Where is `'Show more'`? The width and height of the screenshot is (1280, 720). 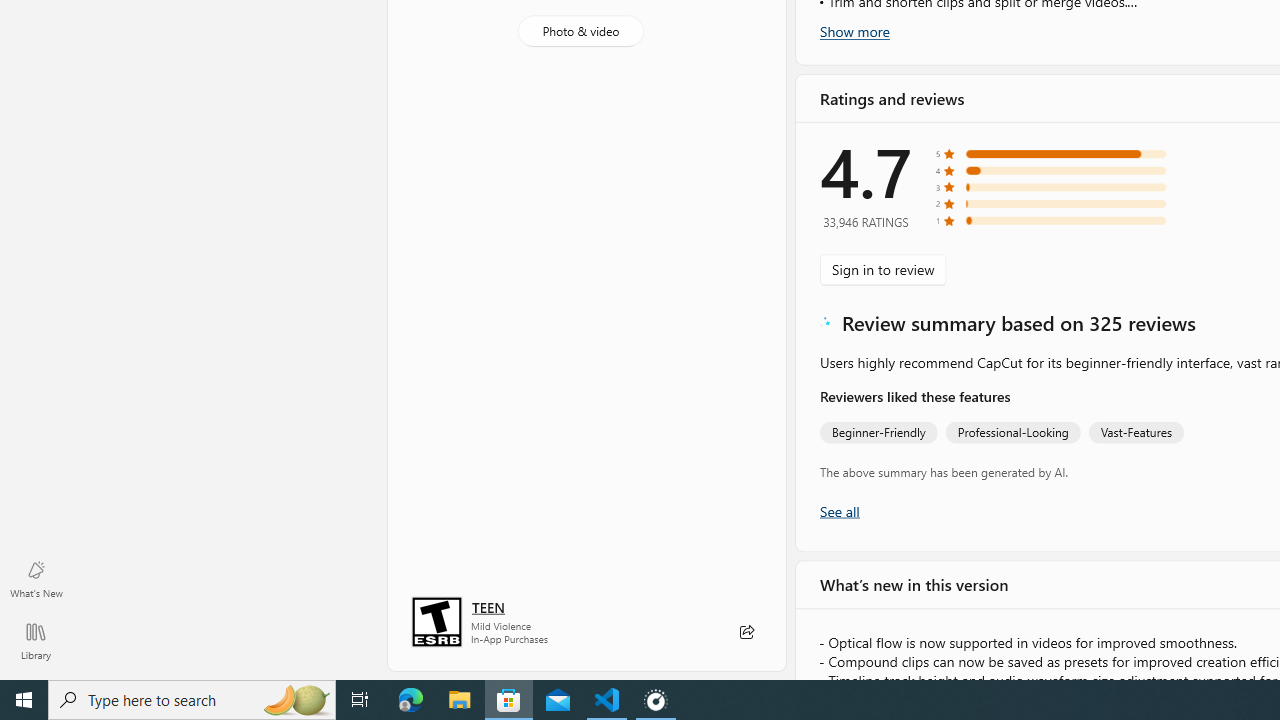 'Show more' is located at coordinates (855, 31).